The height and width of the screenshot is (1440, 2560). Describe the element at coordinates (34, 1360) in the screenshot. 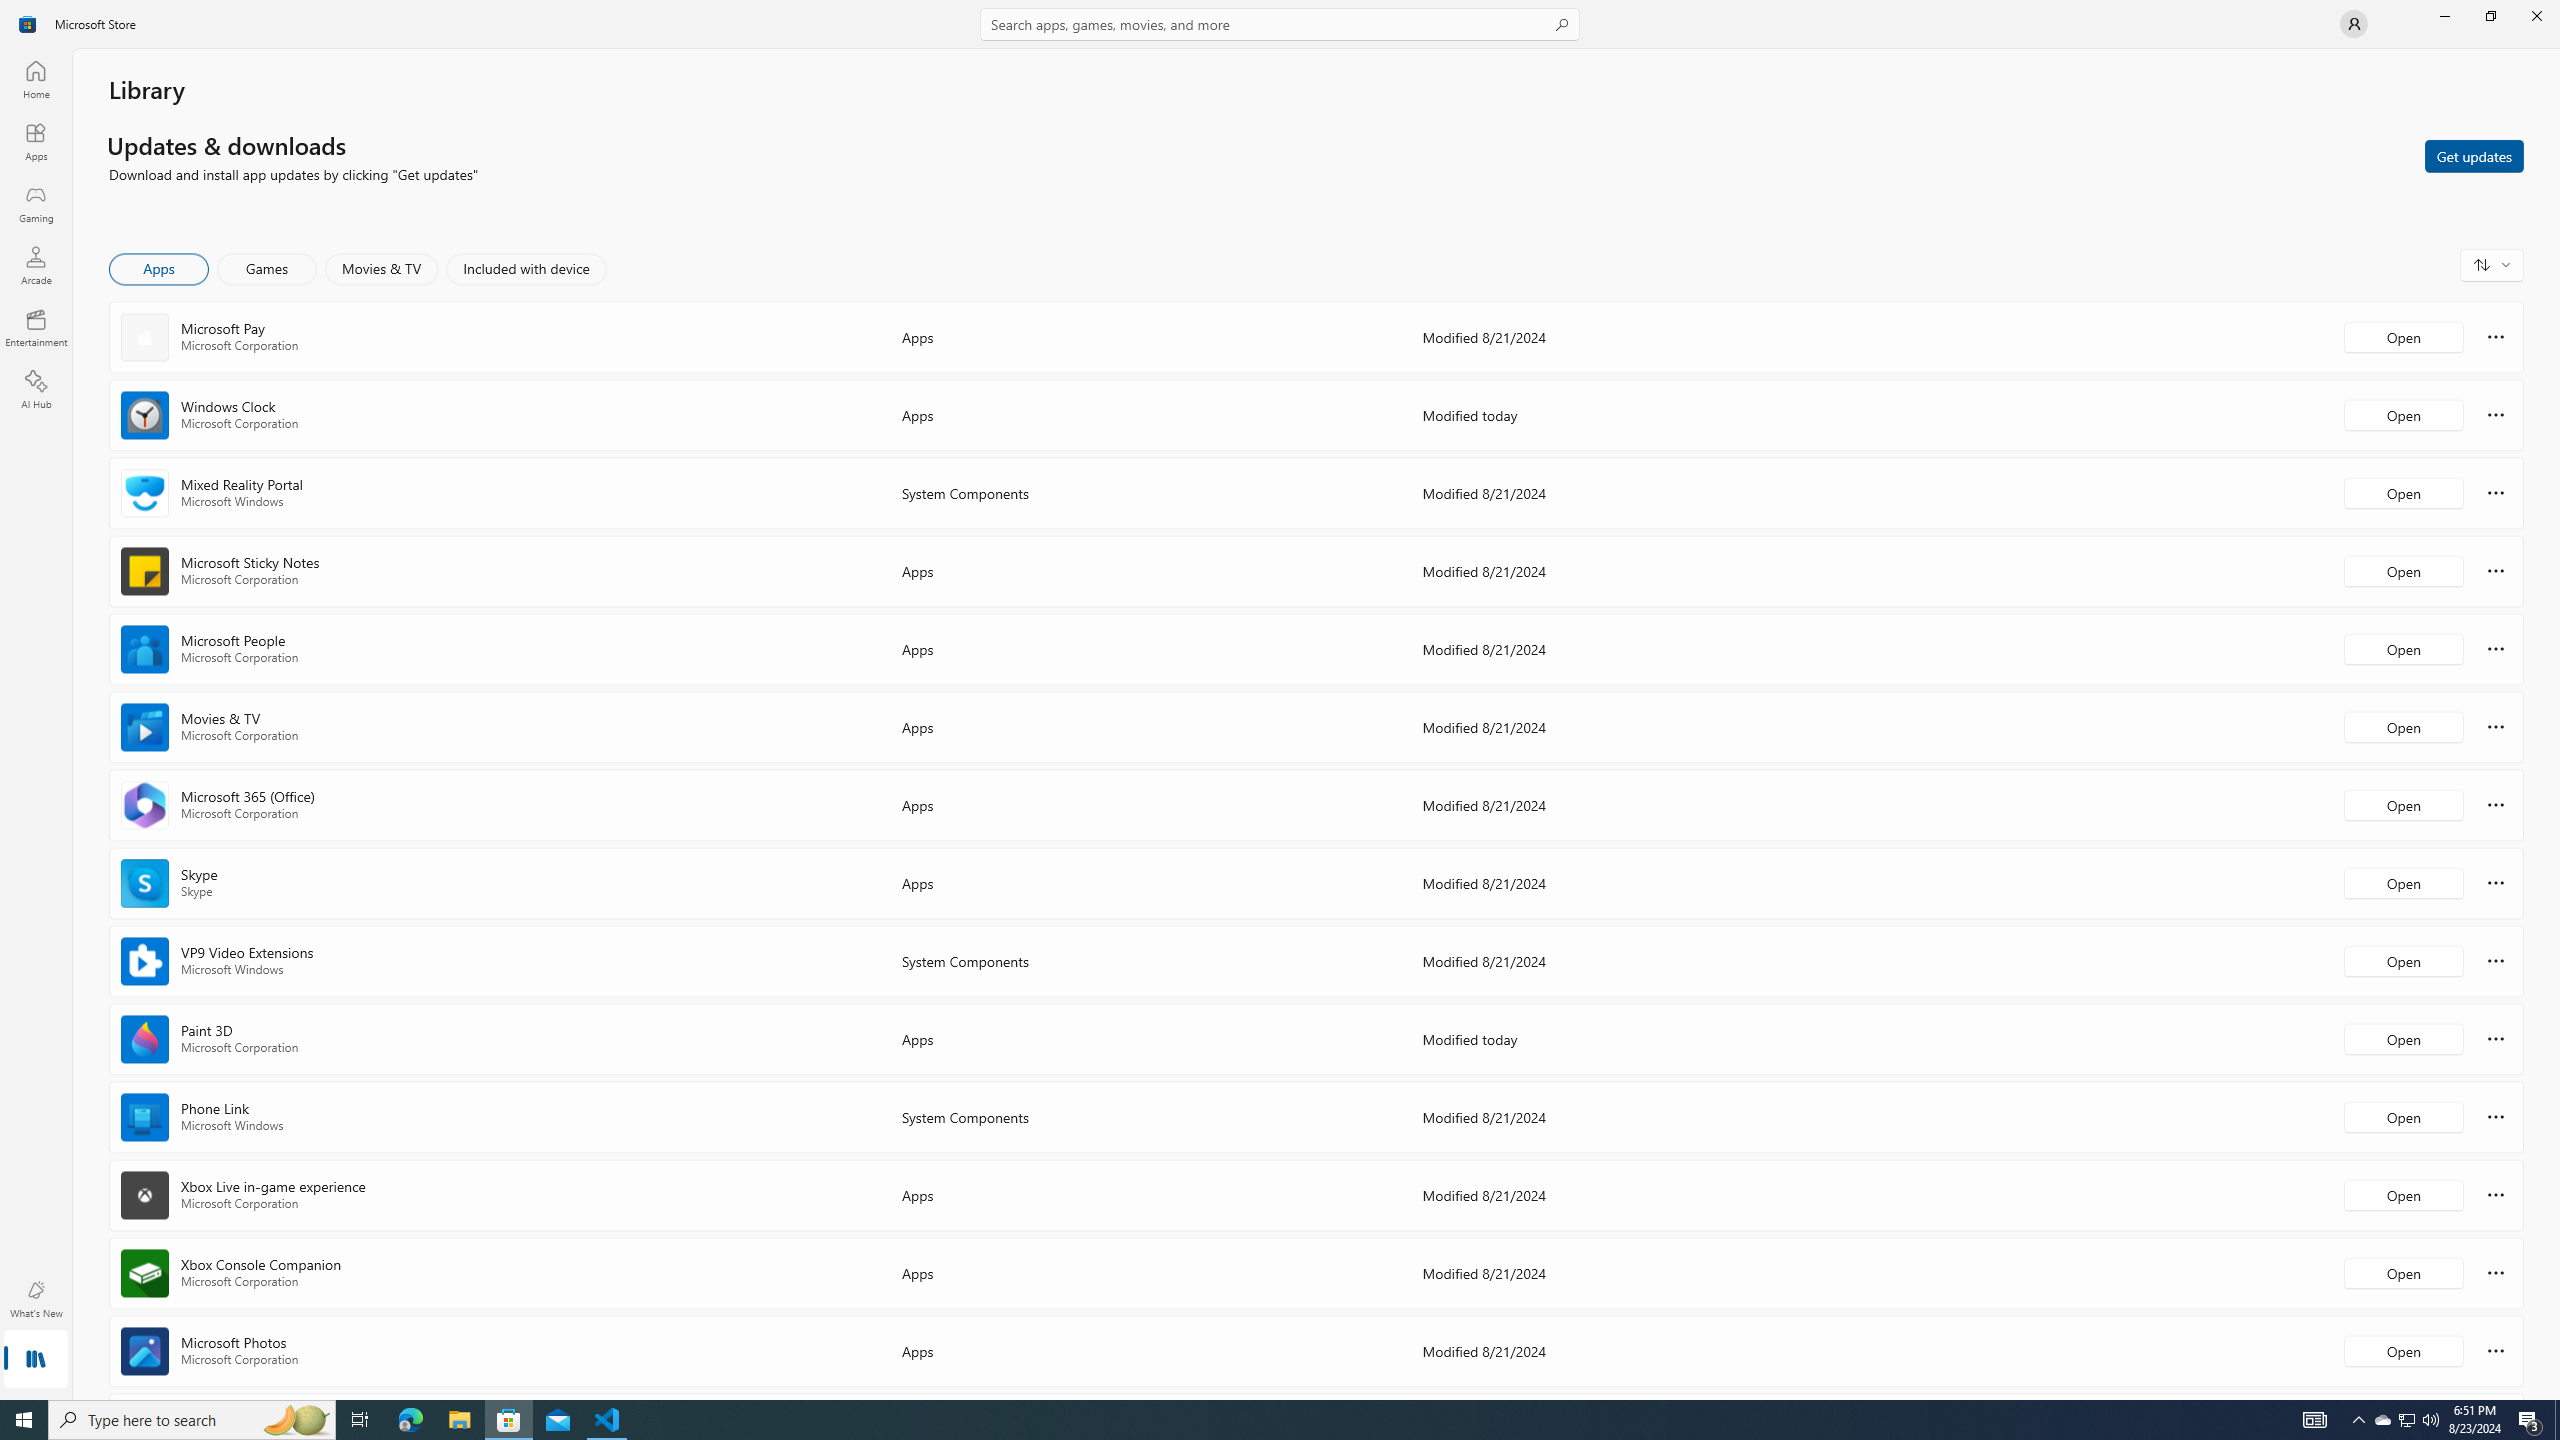

I see `'Library'` at that location.